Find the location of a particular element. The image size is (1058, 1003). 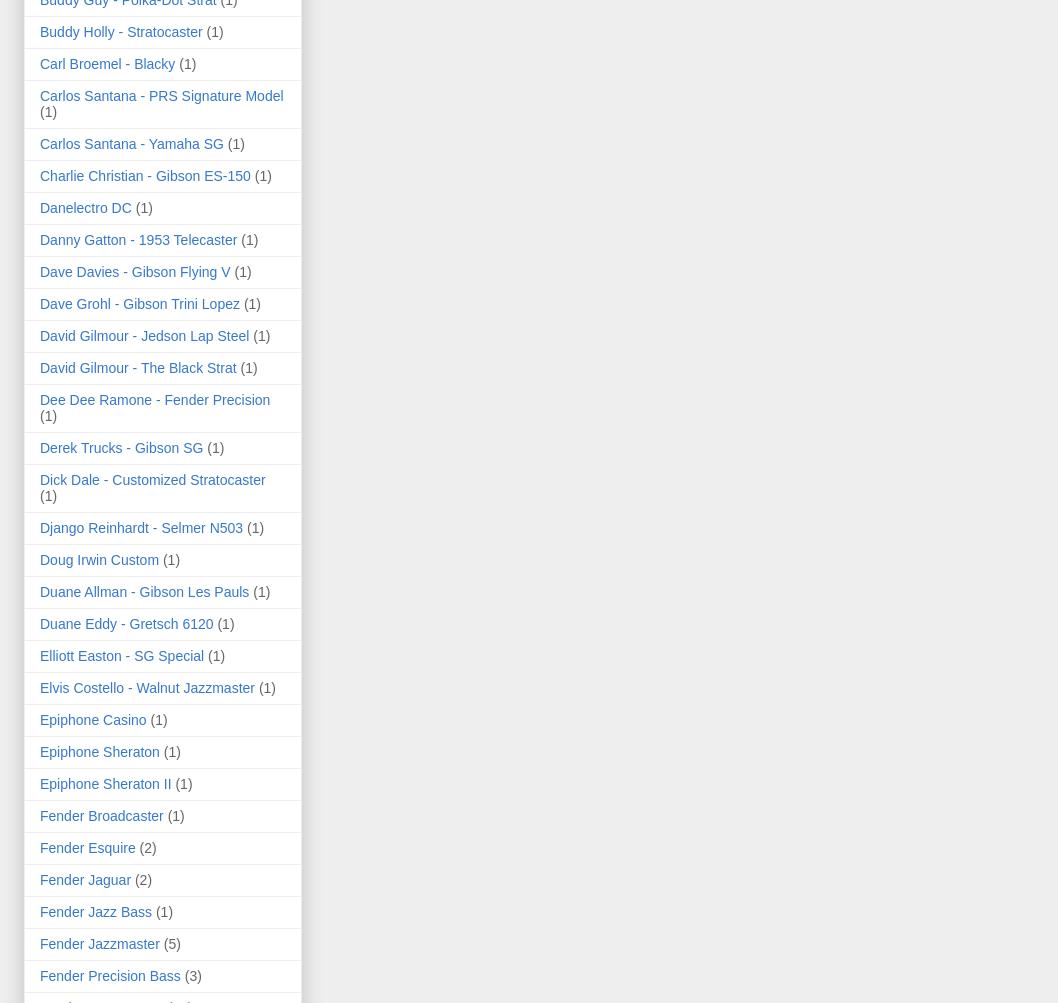

'Duane Eddy - Gretsch 6120' is located at coordinates (125, 622).